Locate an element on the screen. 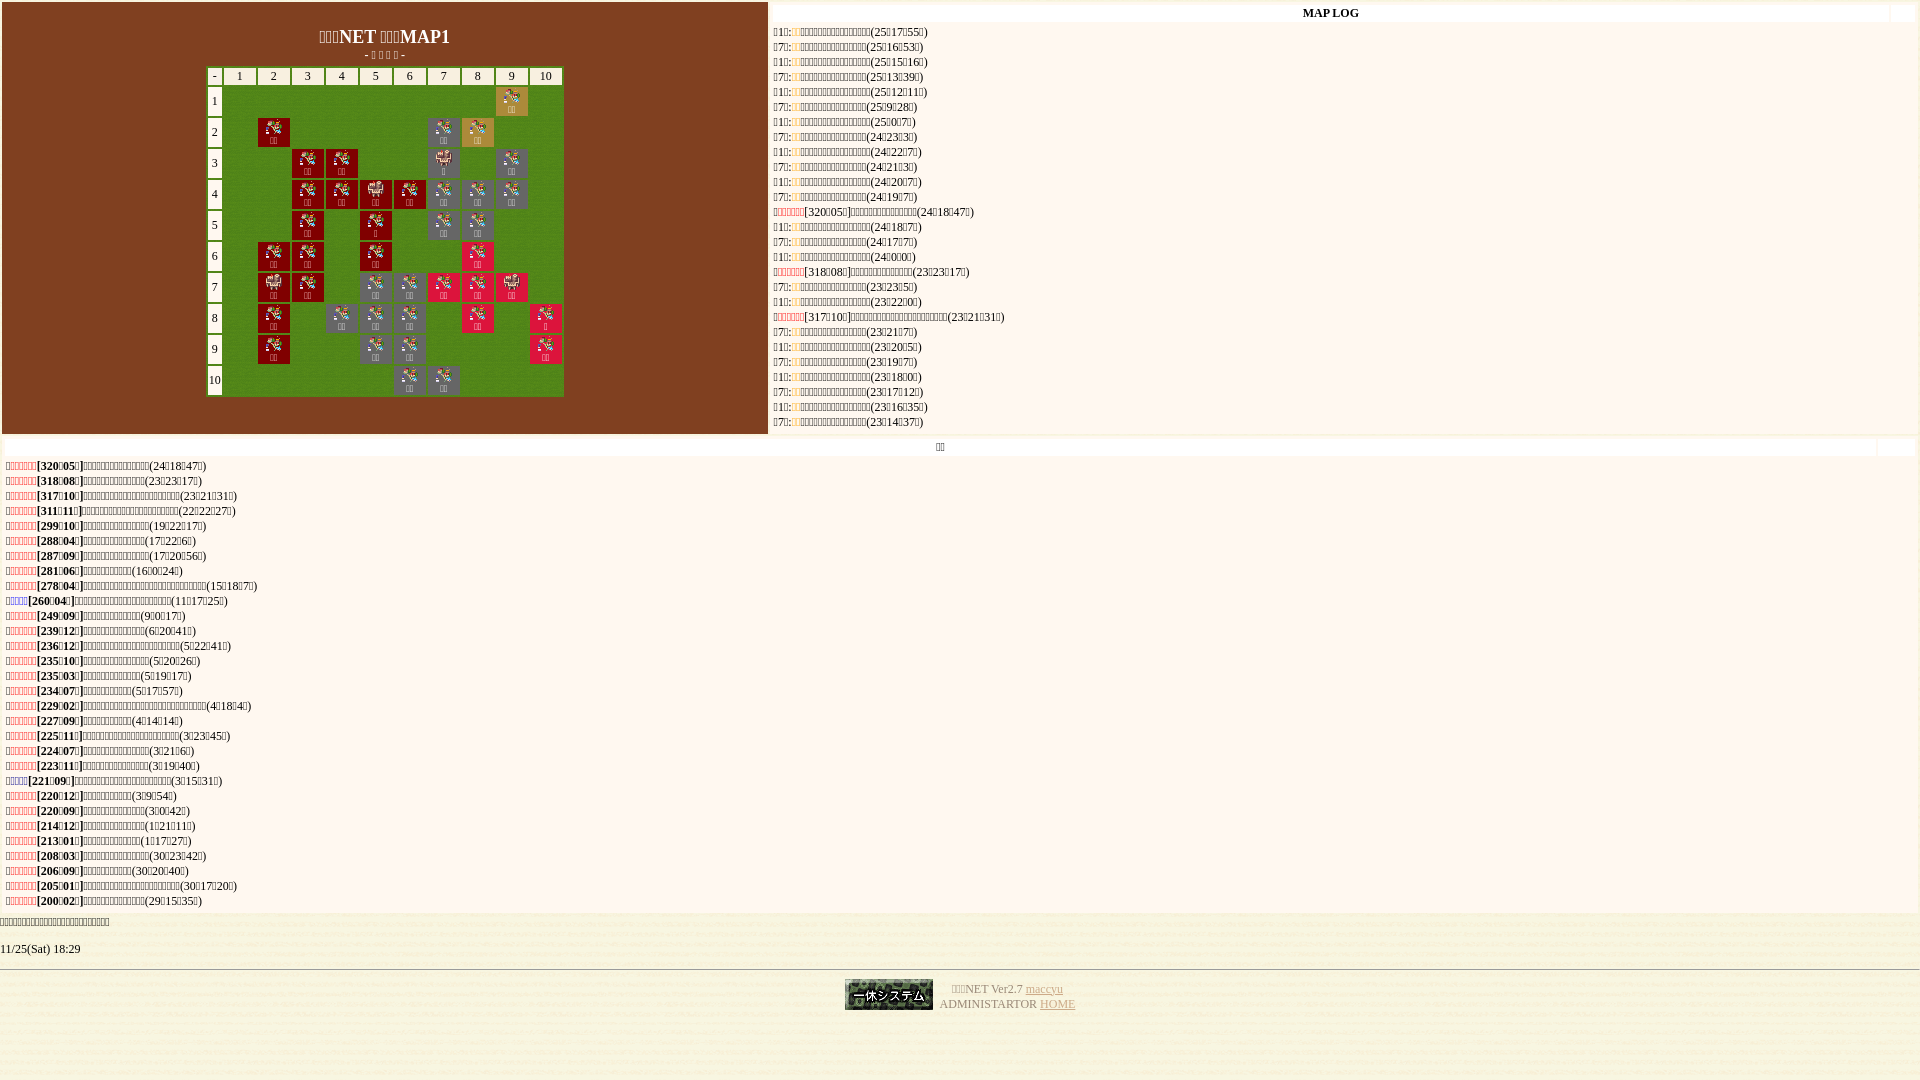  'maccyu' is located at coordinates (1026, 987).